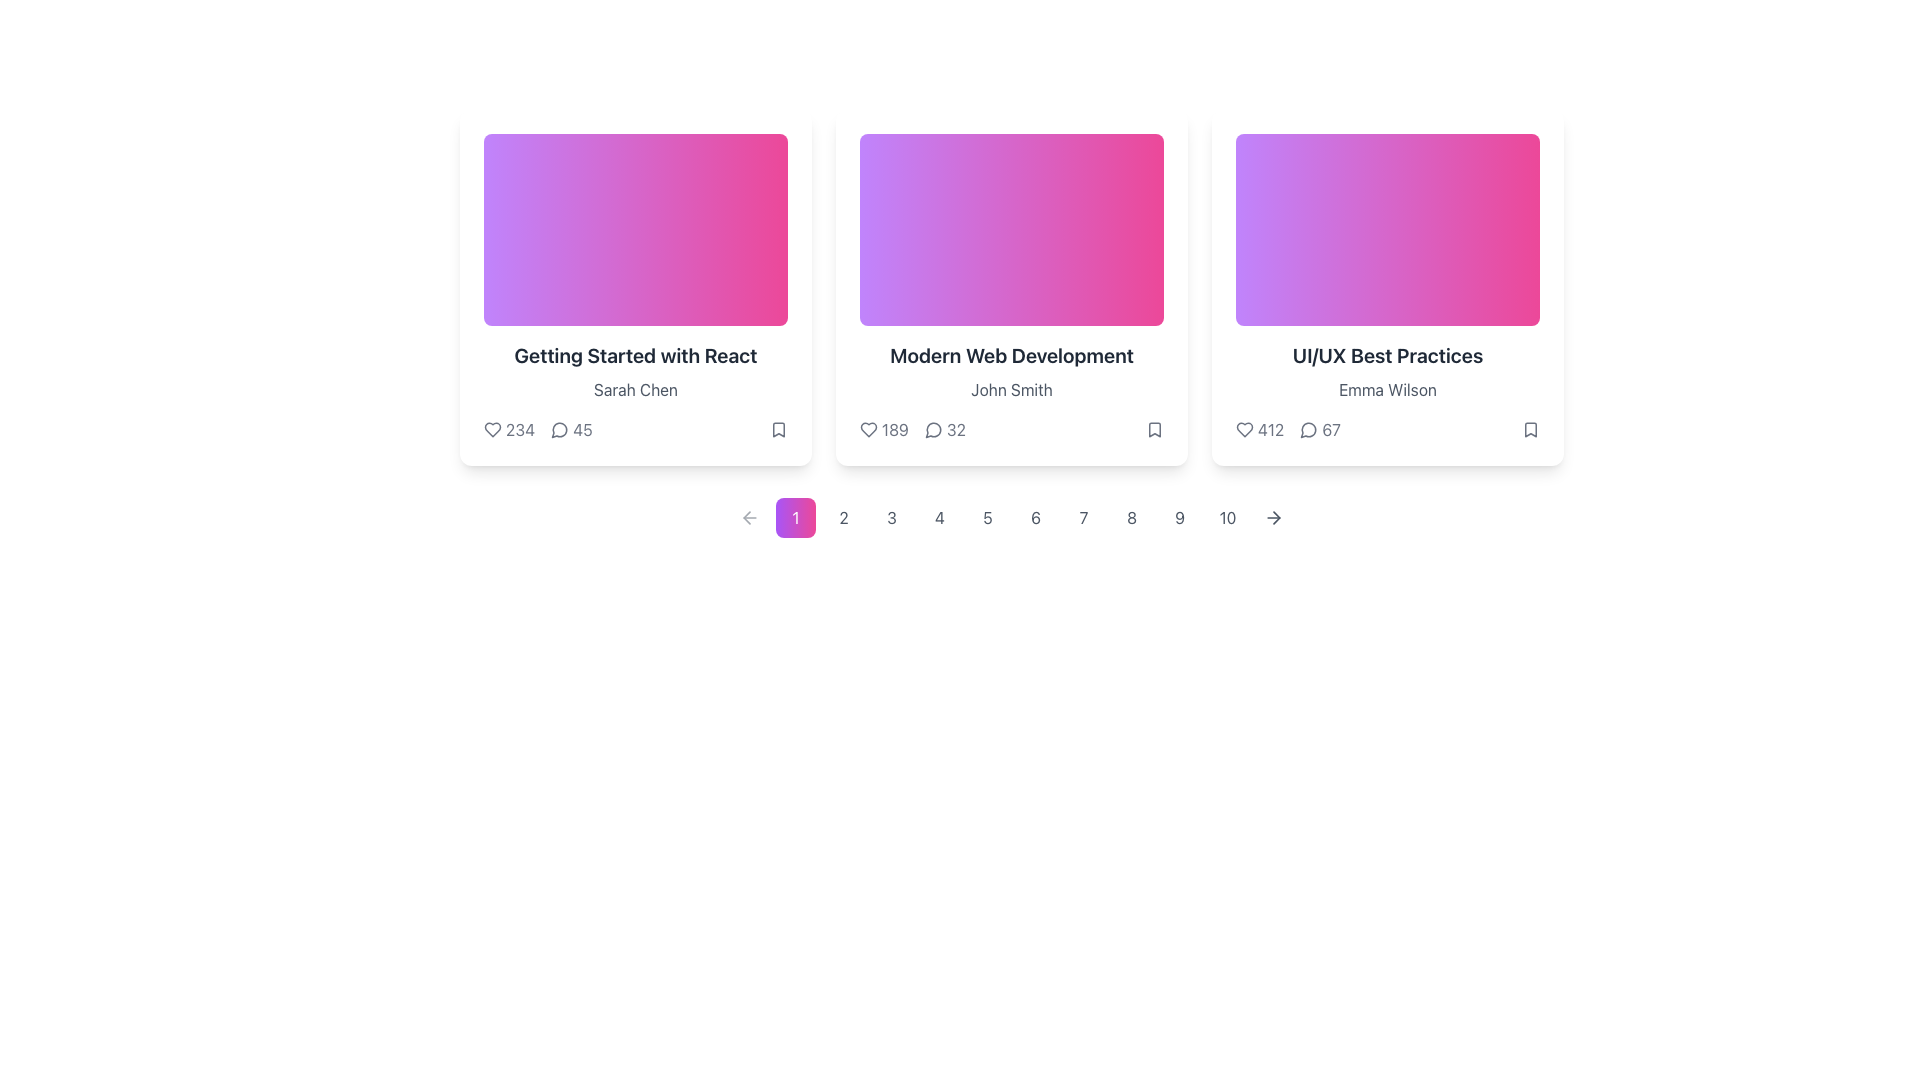  What do you see at coordinates (1331, 428) in the screenshot?
I see `the text label displaying the number '67' adjacent to the comment icon in the third card of the grid layout` at bounding box center [1331, 428].